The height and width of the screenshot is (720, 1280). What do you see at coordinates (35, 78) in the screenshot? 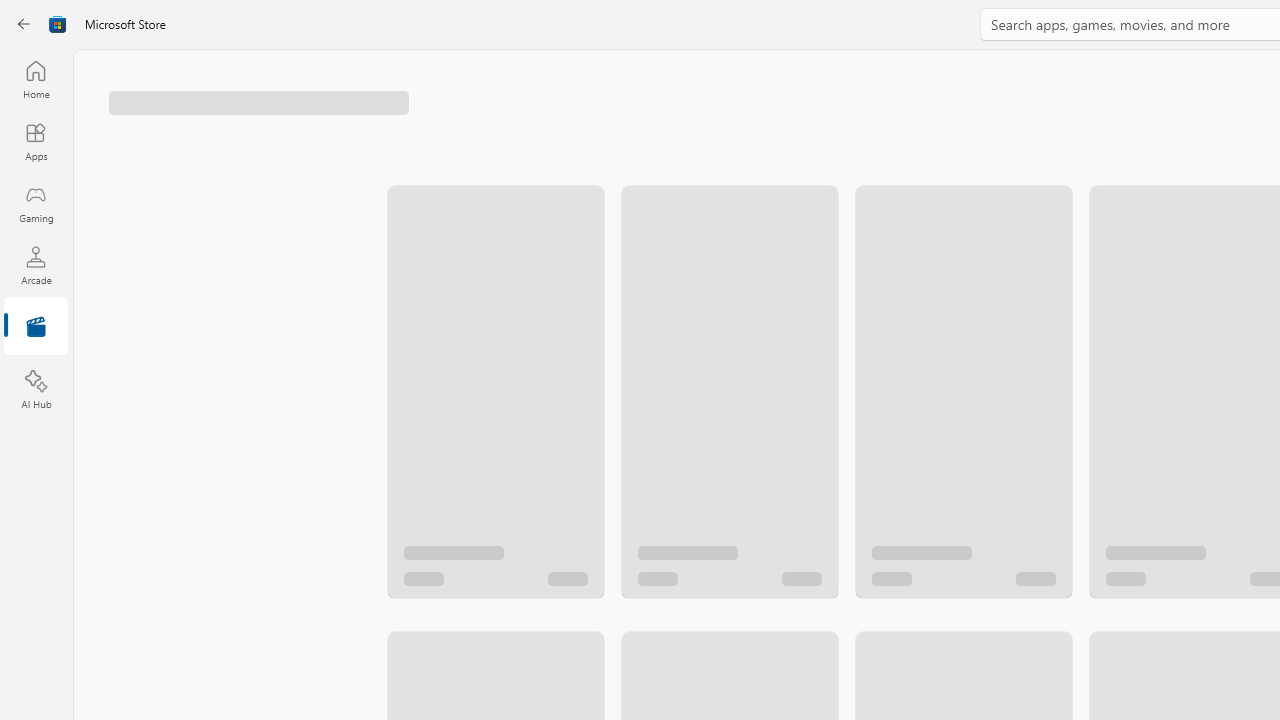
I see `'Home'` at bounding box center [35, 78].